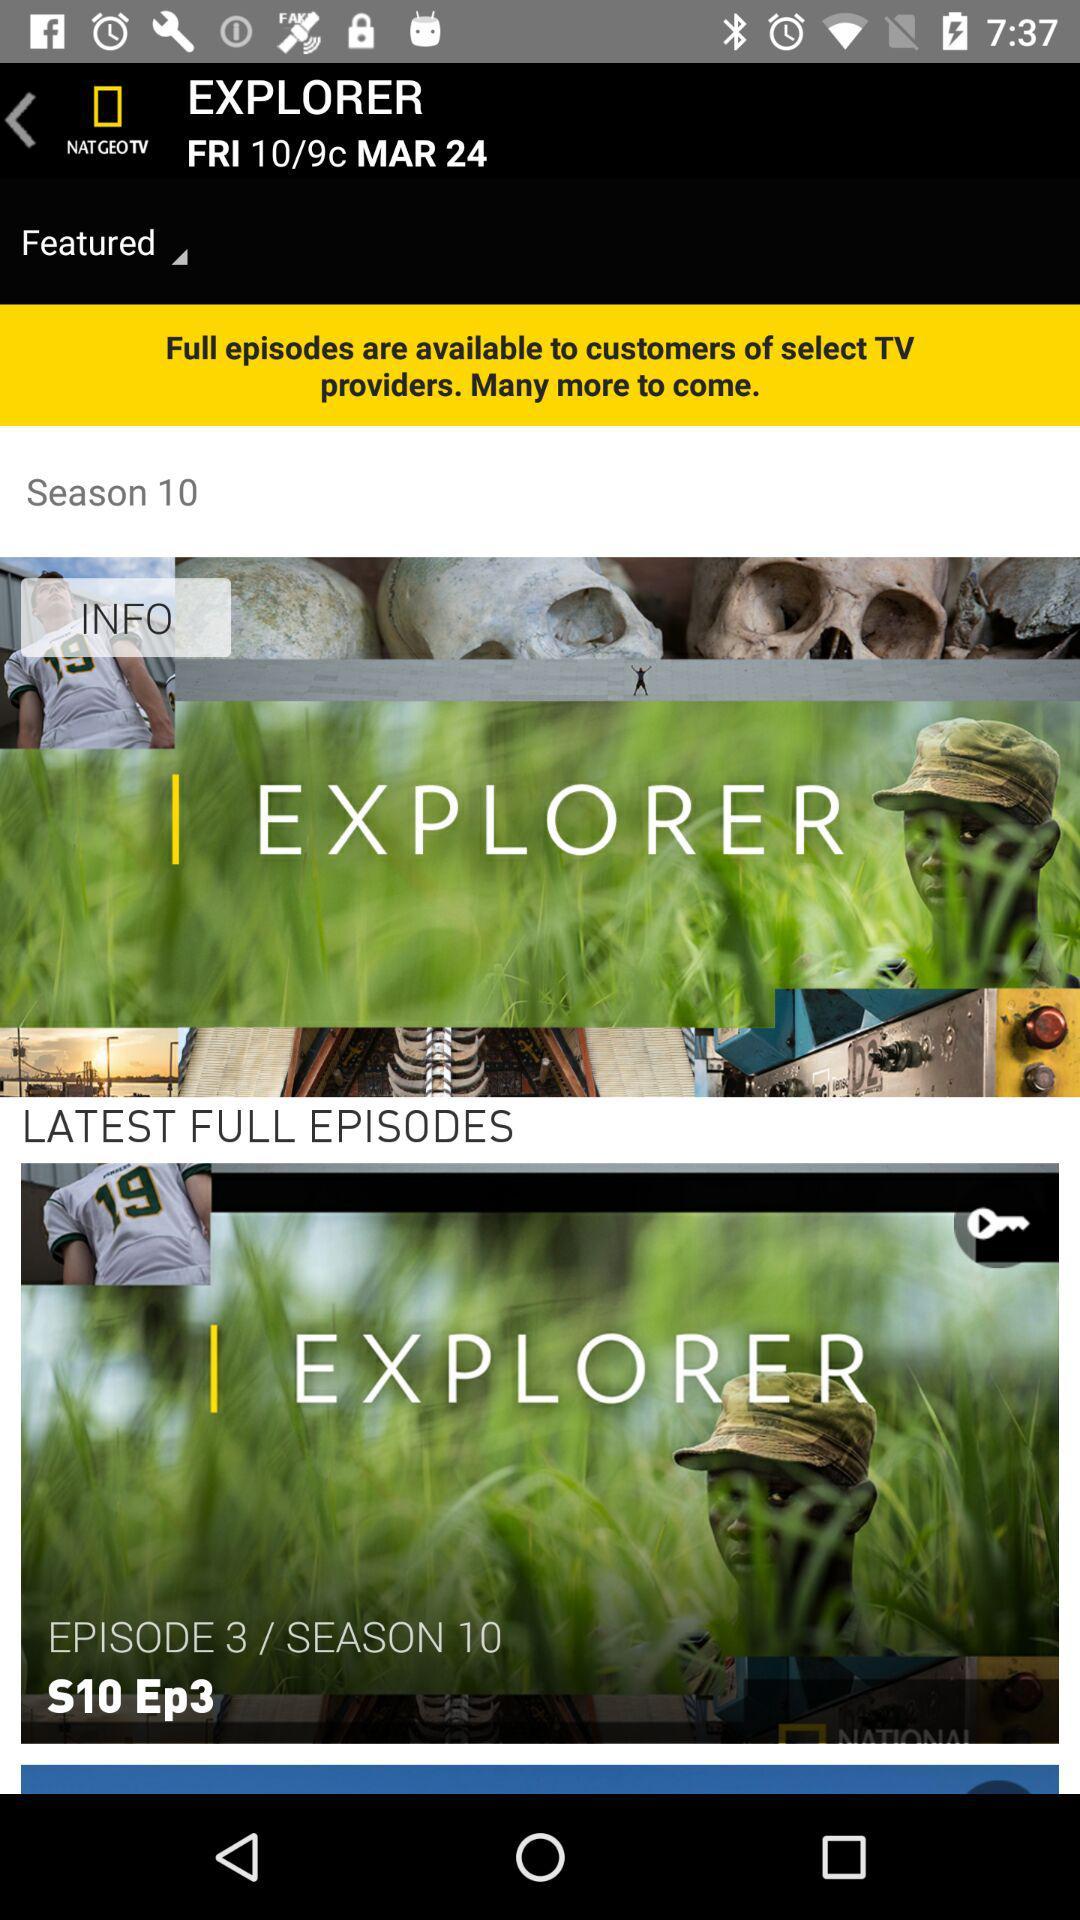 The width and height of the screenshot is (1080, 1920). What do you see at coordinates (274, 1636) in the screenshot?
I see `episode 3 season` at bounding box center [274, 1636].